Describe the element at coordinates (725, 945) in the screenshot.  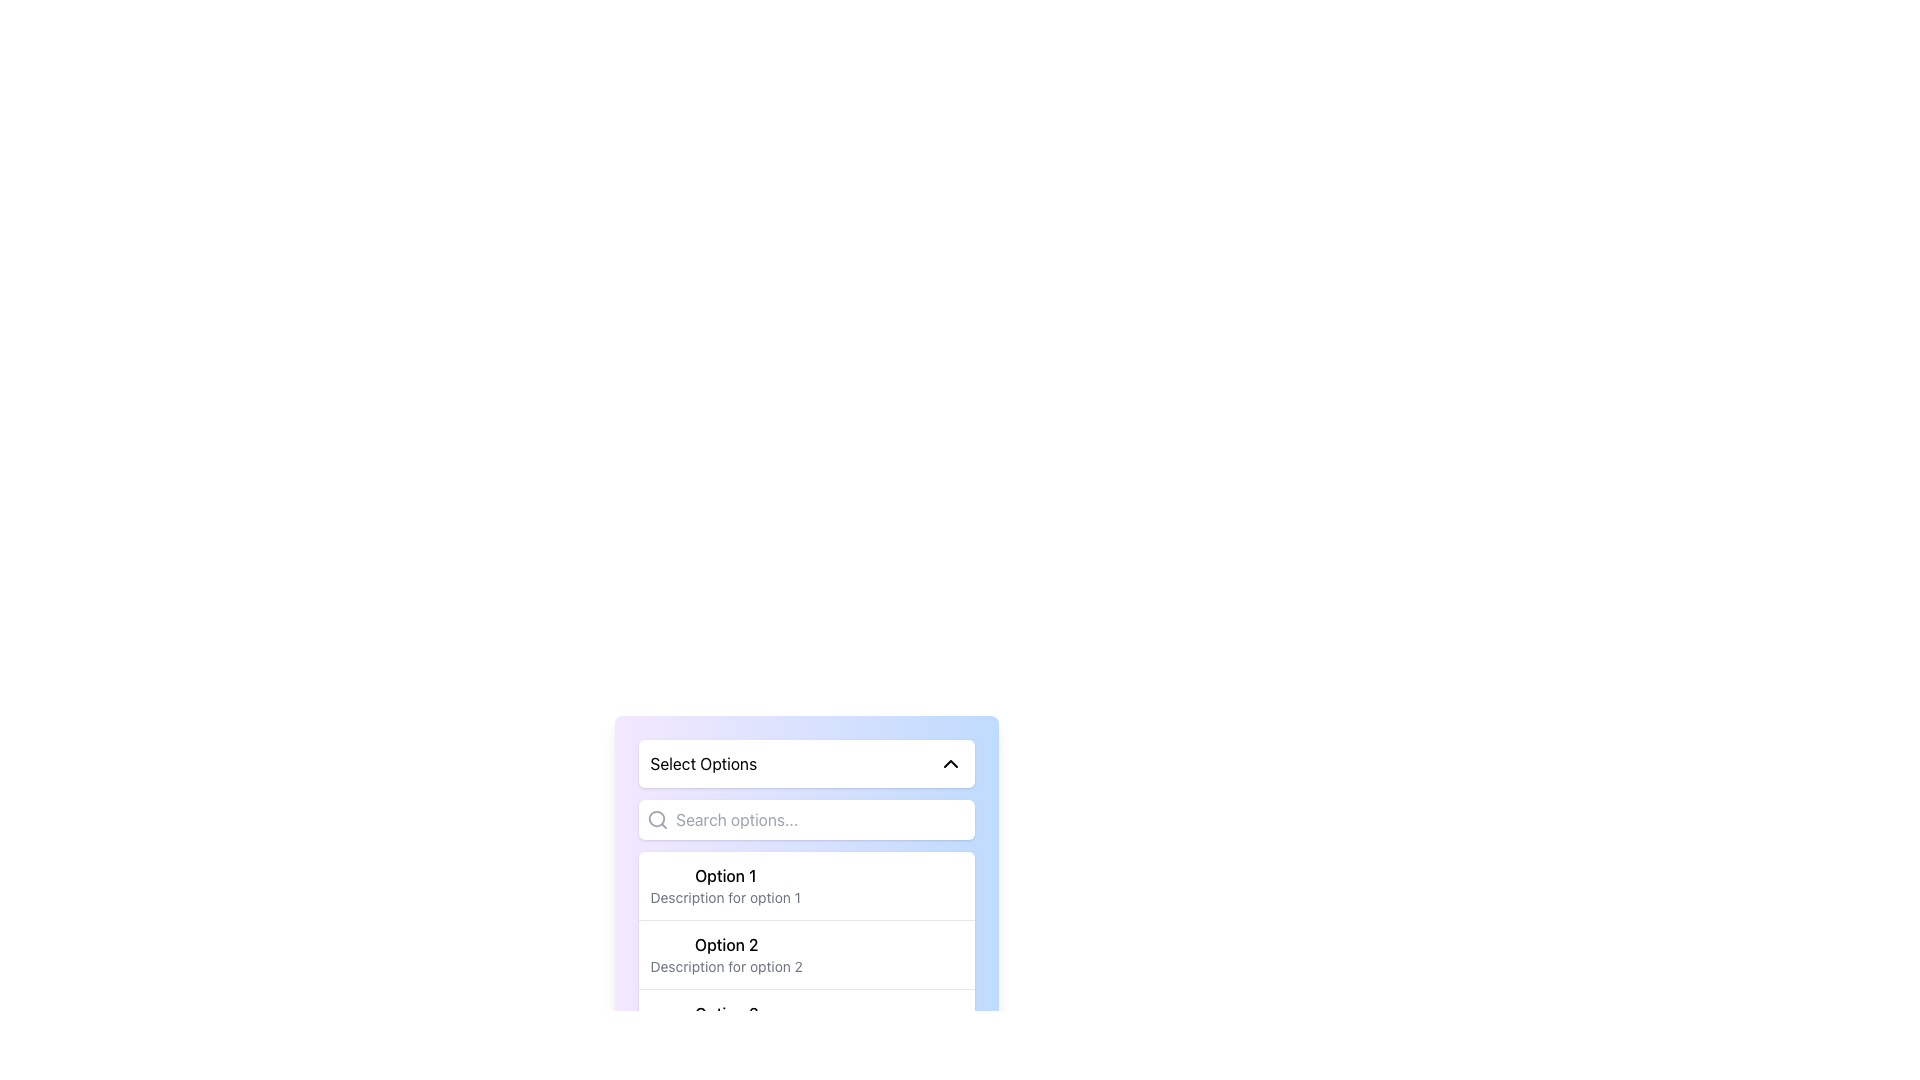
I see `the text label that reads 'Option 2', which is styled in medium font weight and black color, located in the dropdown menu interface` at that location.